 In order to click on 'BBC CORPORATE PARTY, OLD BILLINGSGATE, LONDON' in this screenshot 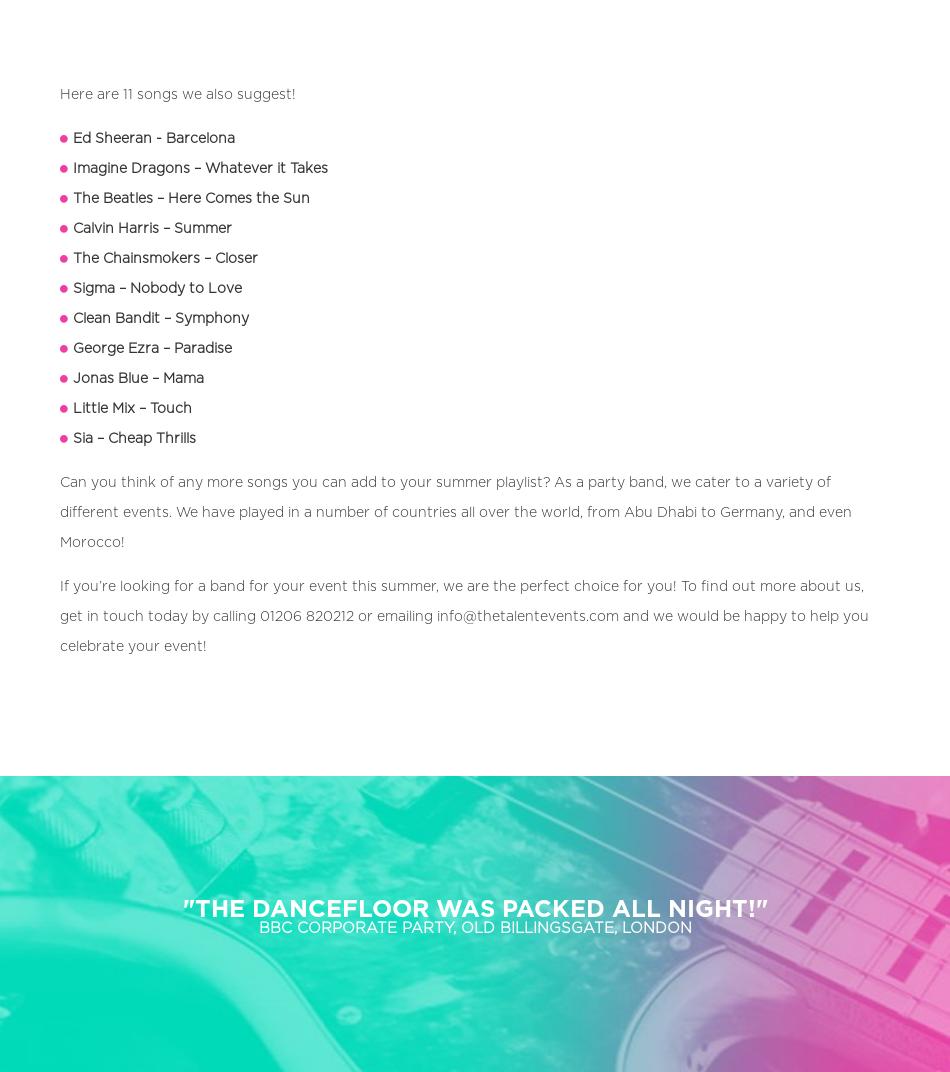, I will do `click(257, 927)`.